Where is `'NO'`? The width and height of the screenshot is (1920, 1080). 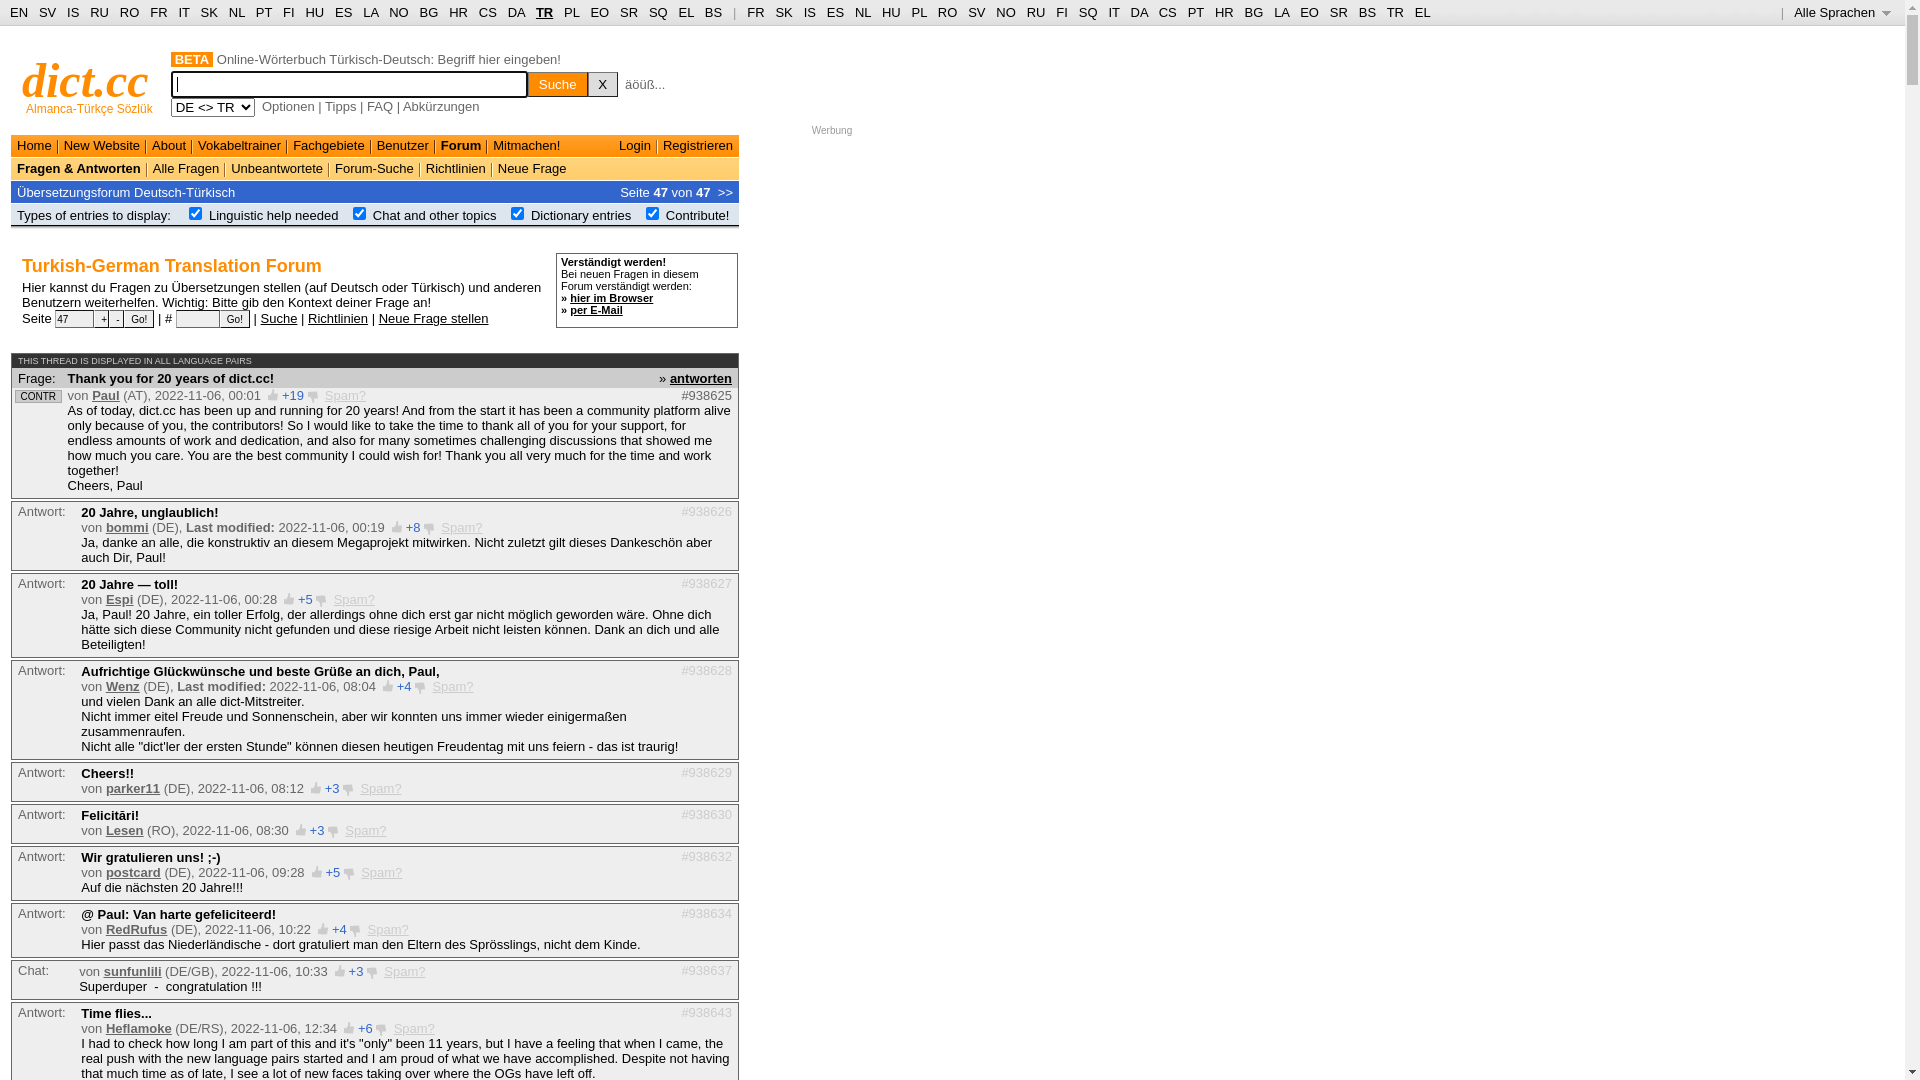 'NO' is located at coordinates (1006, 12).